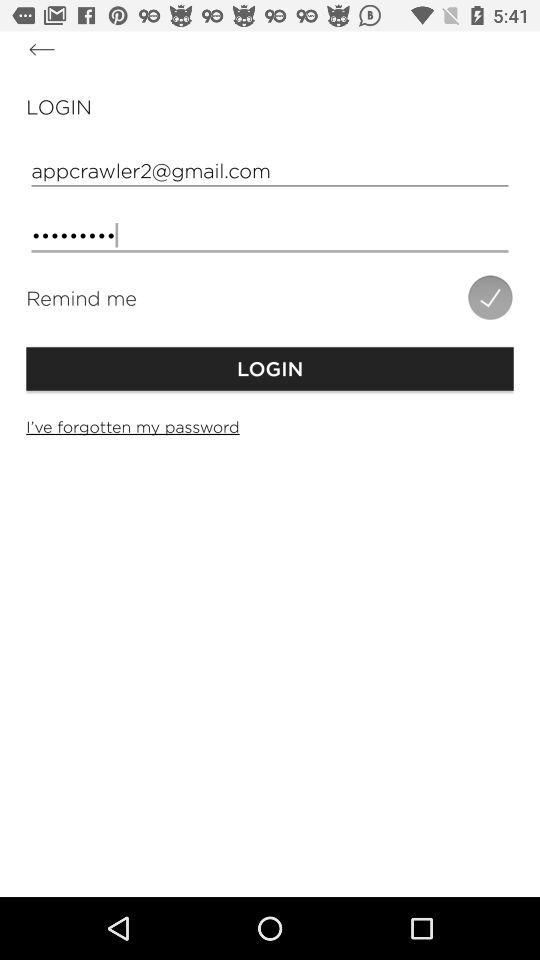 This screenshot has width=540, height=960. I want to click on the icon below the crowd3116 item, so click(489, 296).